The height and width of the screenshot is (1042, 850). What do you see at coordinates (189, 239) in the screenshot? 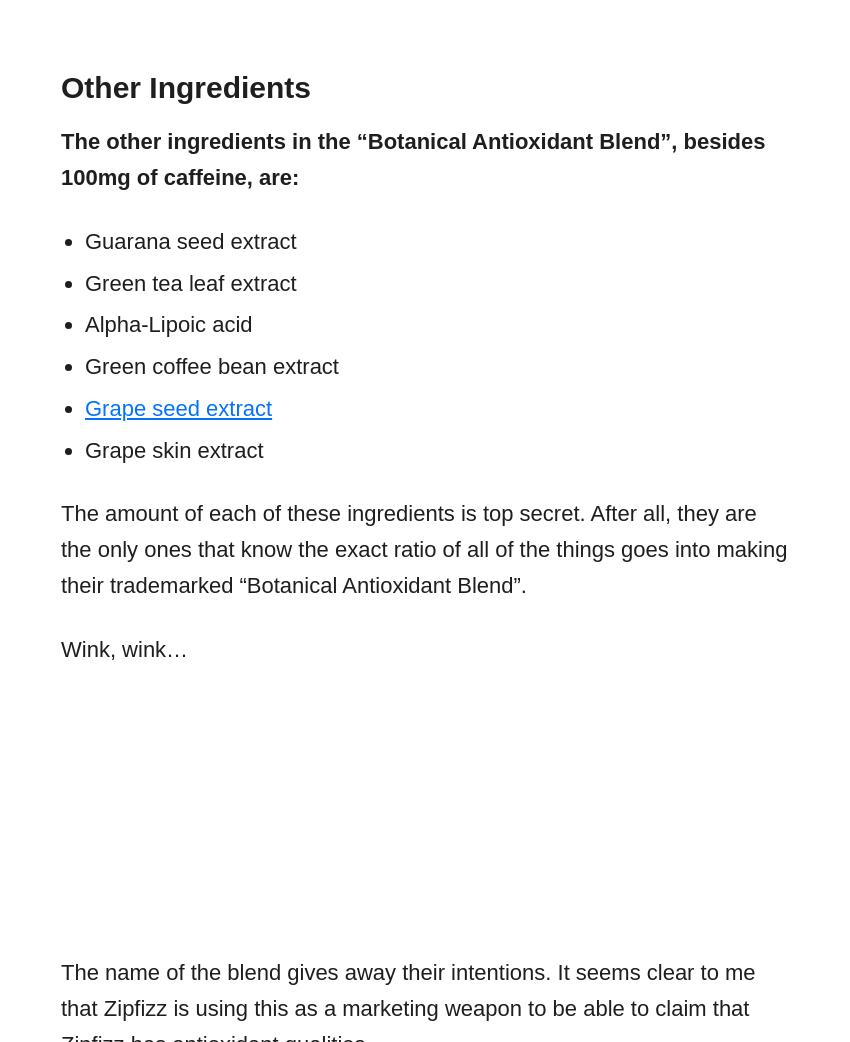
I see `'Guarana seed extract'` at bounding box center [189, 239].